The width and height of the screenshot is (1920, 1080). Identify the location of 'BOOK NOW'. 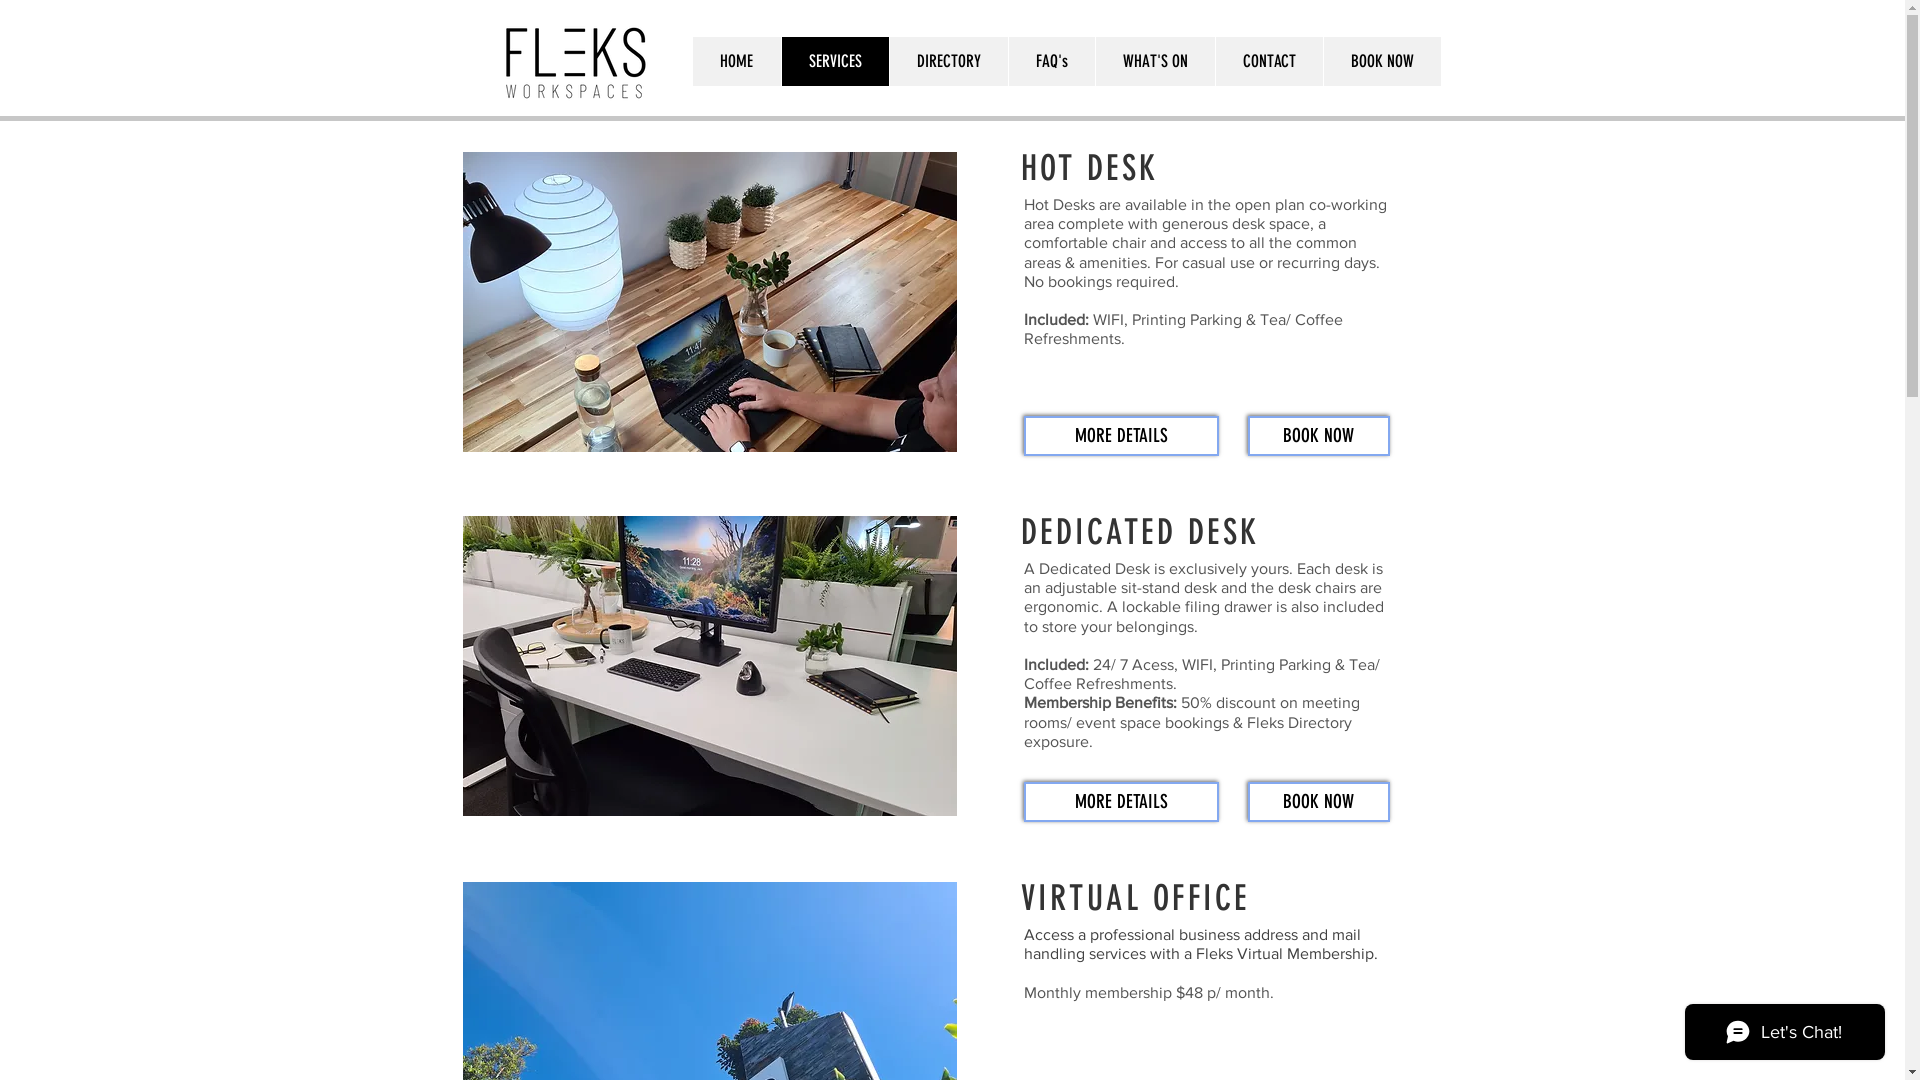
(1380, 60).